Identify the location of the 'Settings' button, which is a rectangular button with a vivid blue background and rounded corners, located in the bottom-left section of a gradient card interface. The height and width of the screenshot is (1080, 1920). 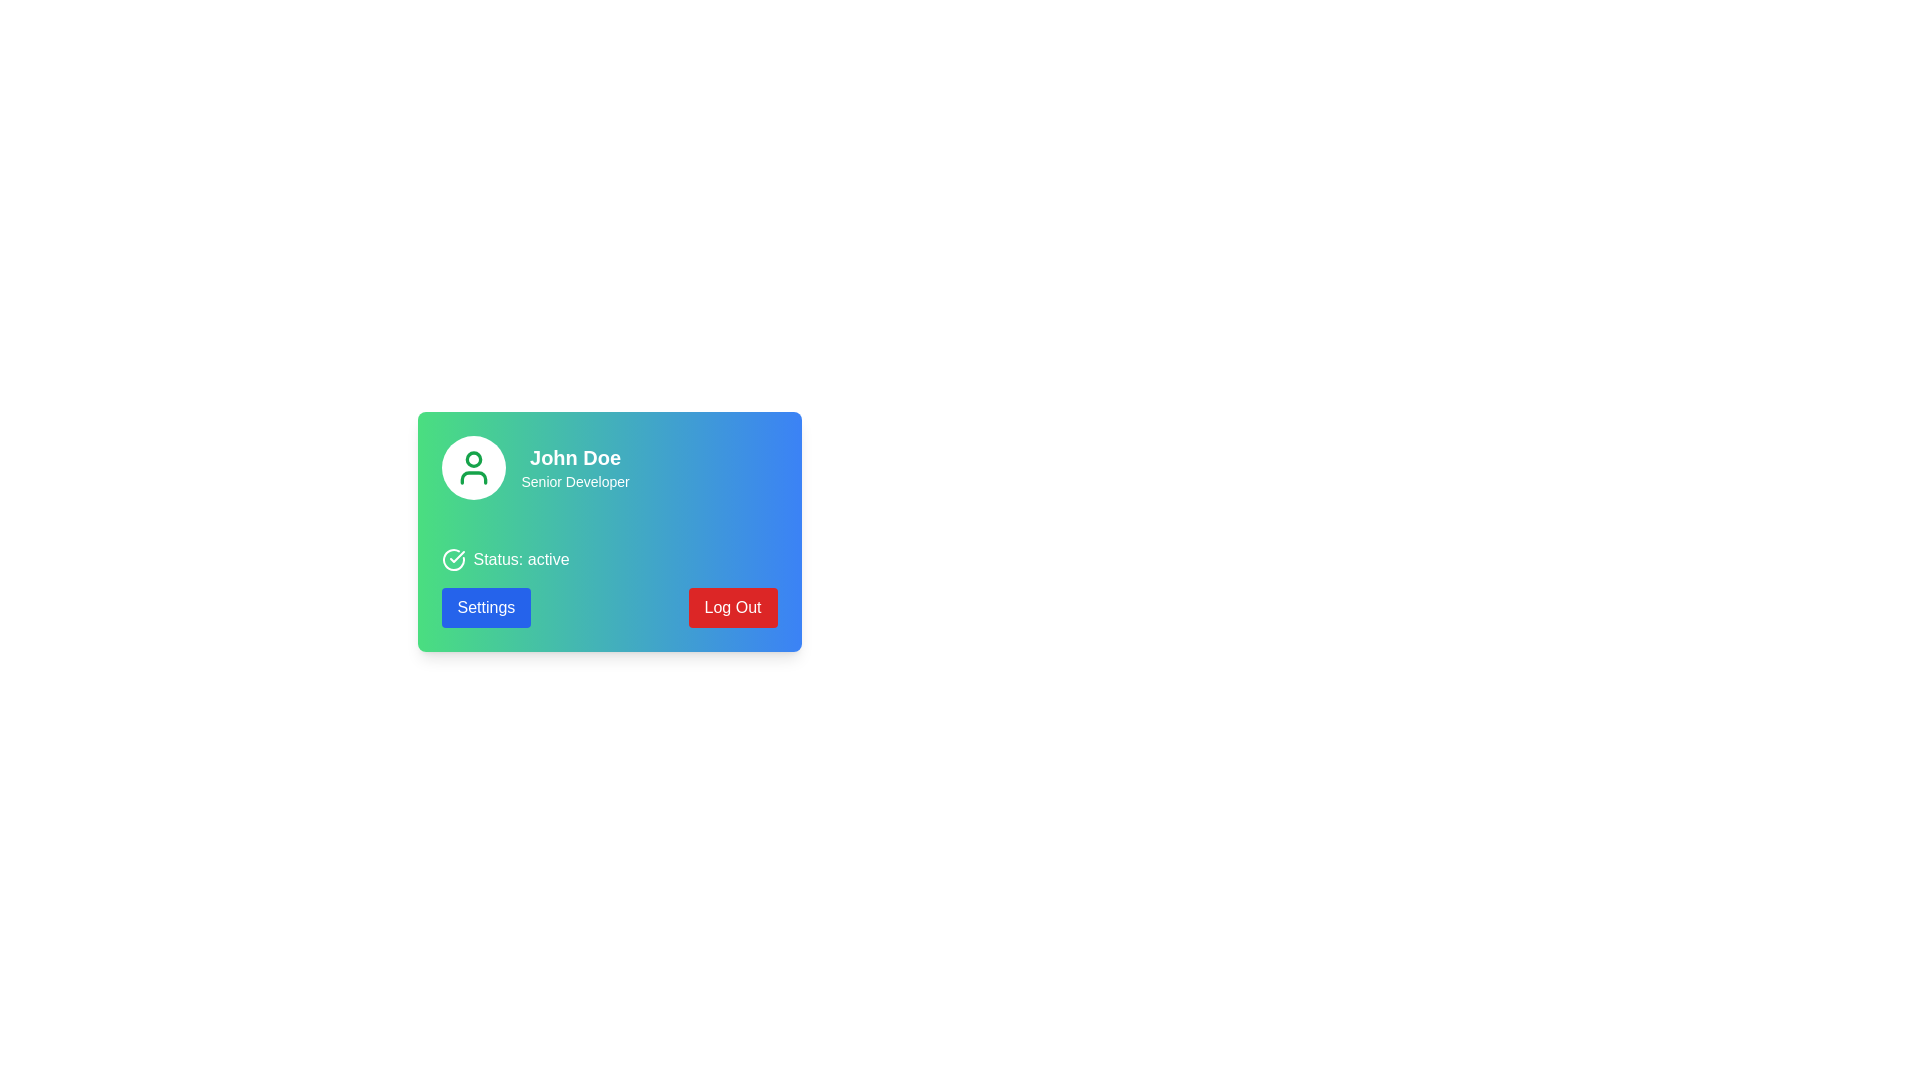
(486, 607).